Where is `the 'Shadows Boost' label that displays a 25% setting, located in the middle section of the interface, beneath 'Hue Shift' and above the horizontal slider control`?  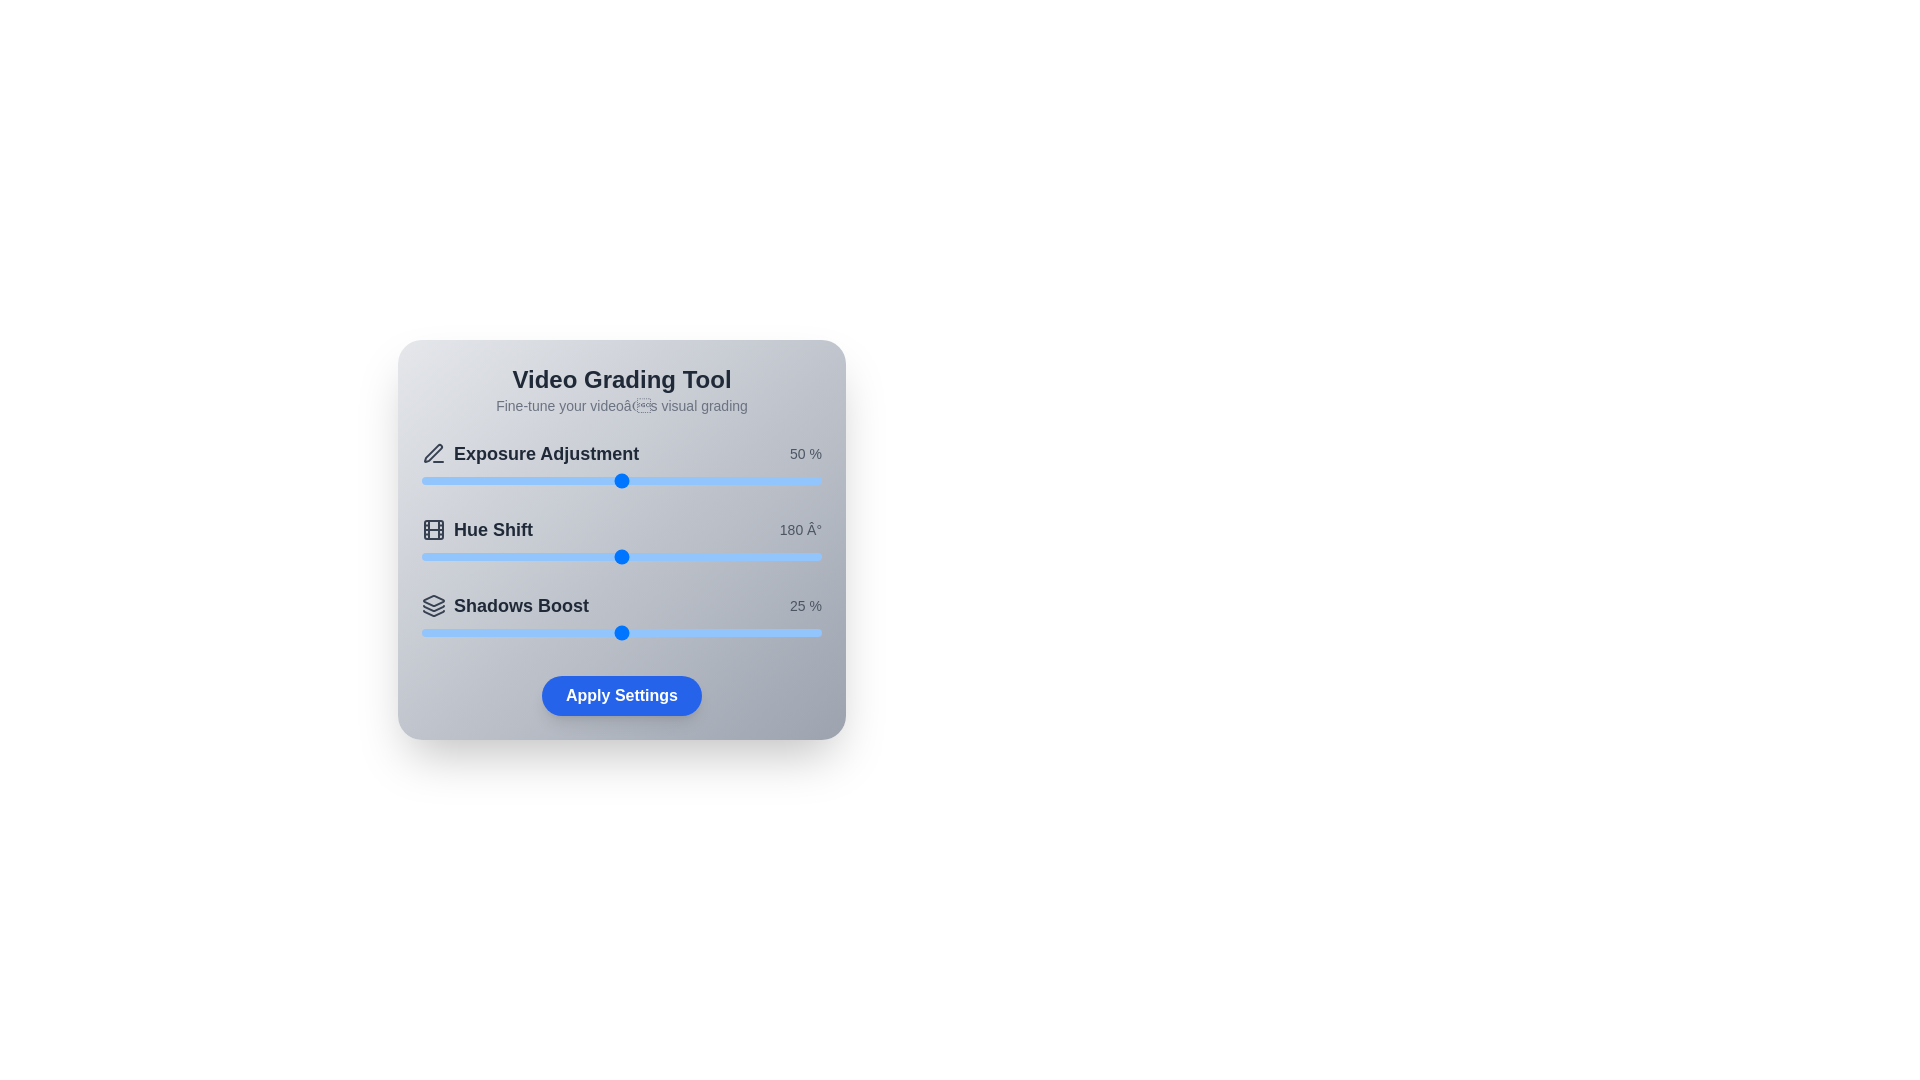 the 'Shadows Boost' label that displays a 25% setting, located in the middle section of the interface, beneath 'Hue Shift' and above the horizontal slider control is located at coordinates (621, 604).